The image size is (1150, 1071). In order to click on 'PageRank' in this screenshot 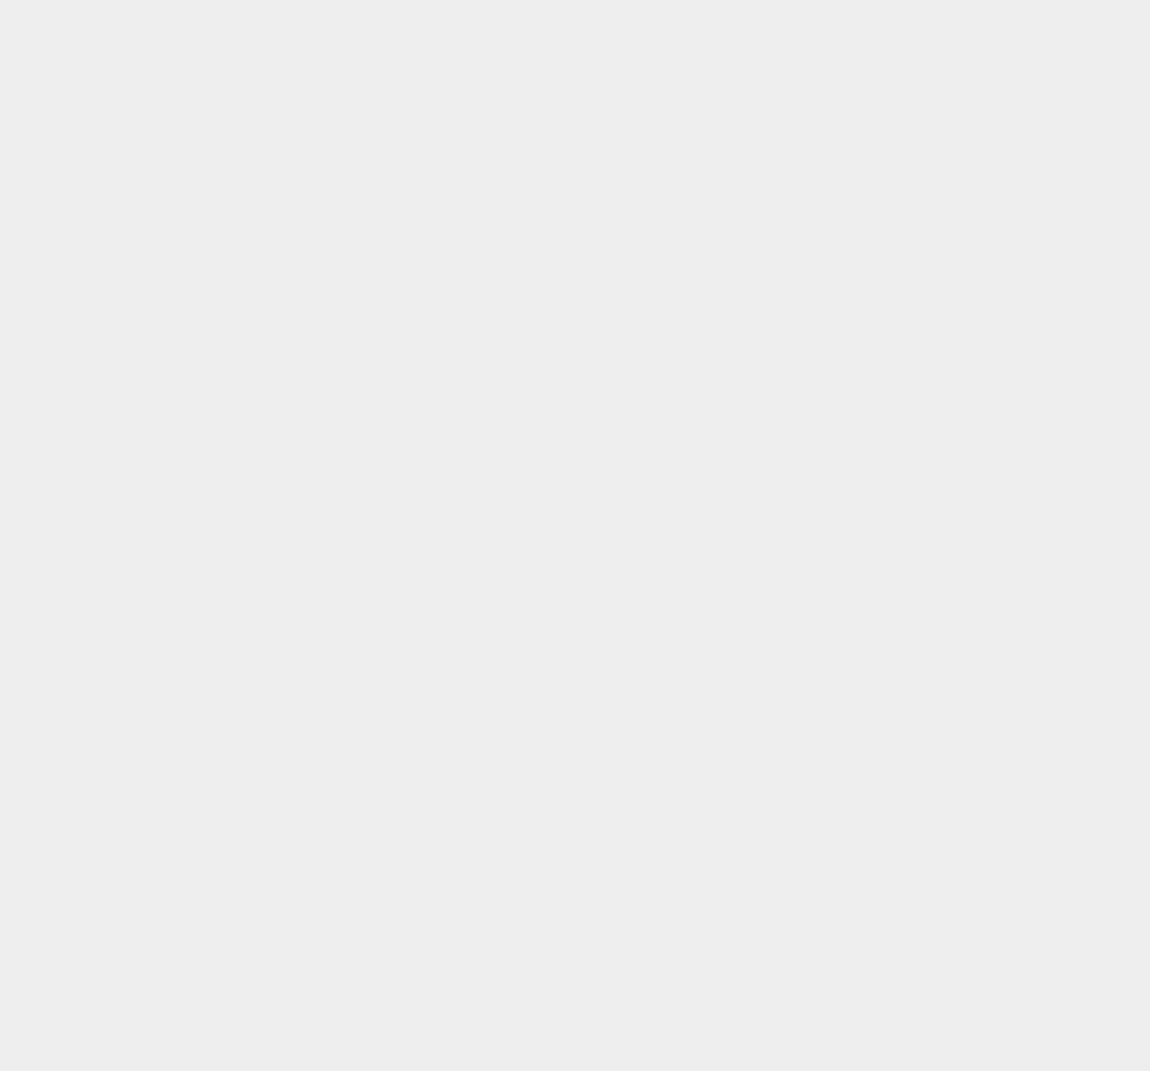, I will do `click(844, 24)`.